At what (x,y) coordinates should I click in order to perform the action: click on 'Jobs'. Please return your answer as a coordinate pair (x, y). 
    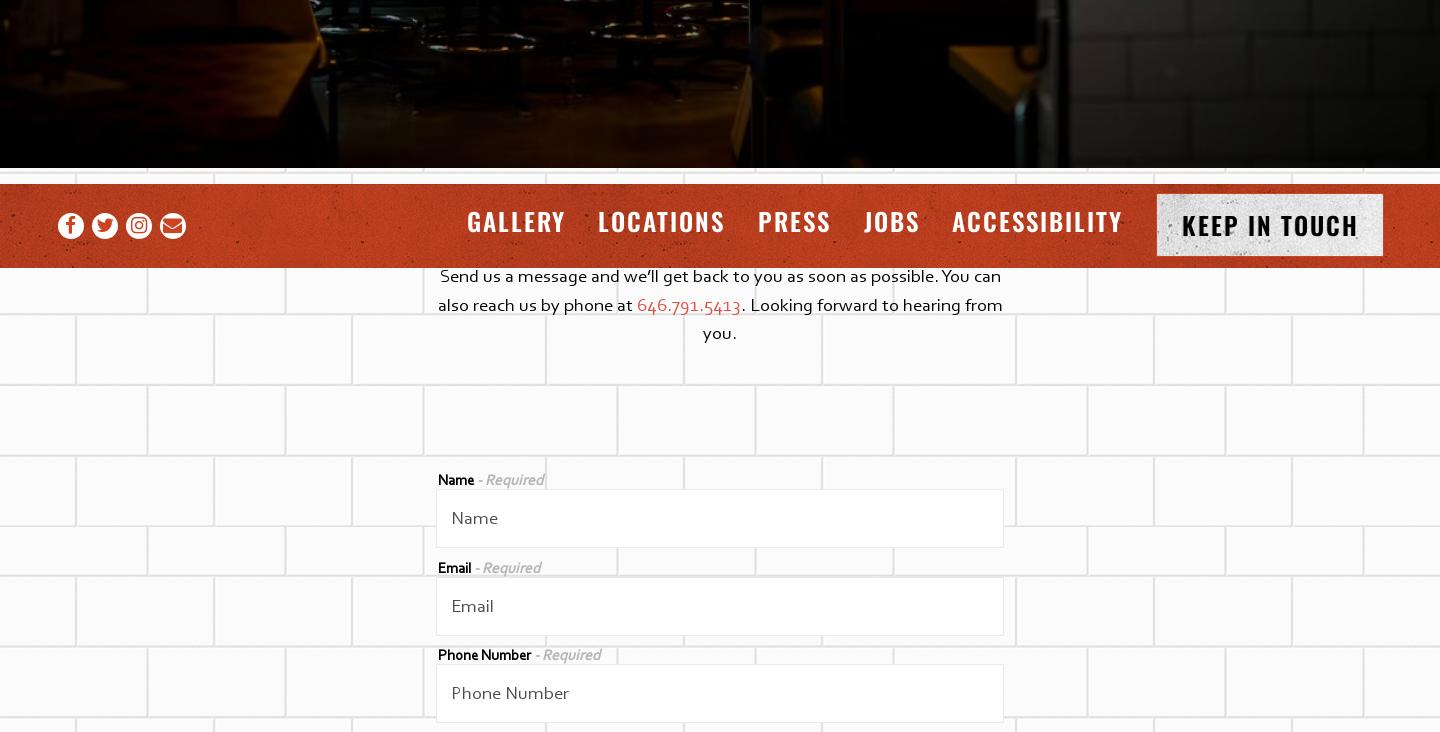
    Looking at the image, I should click on (861, 219).